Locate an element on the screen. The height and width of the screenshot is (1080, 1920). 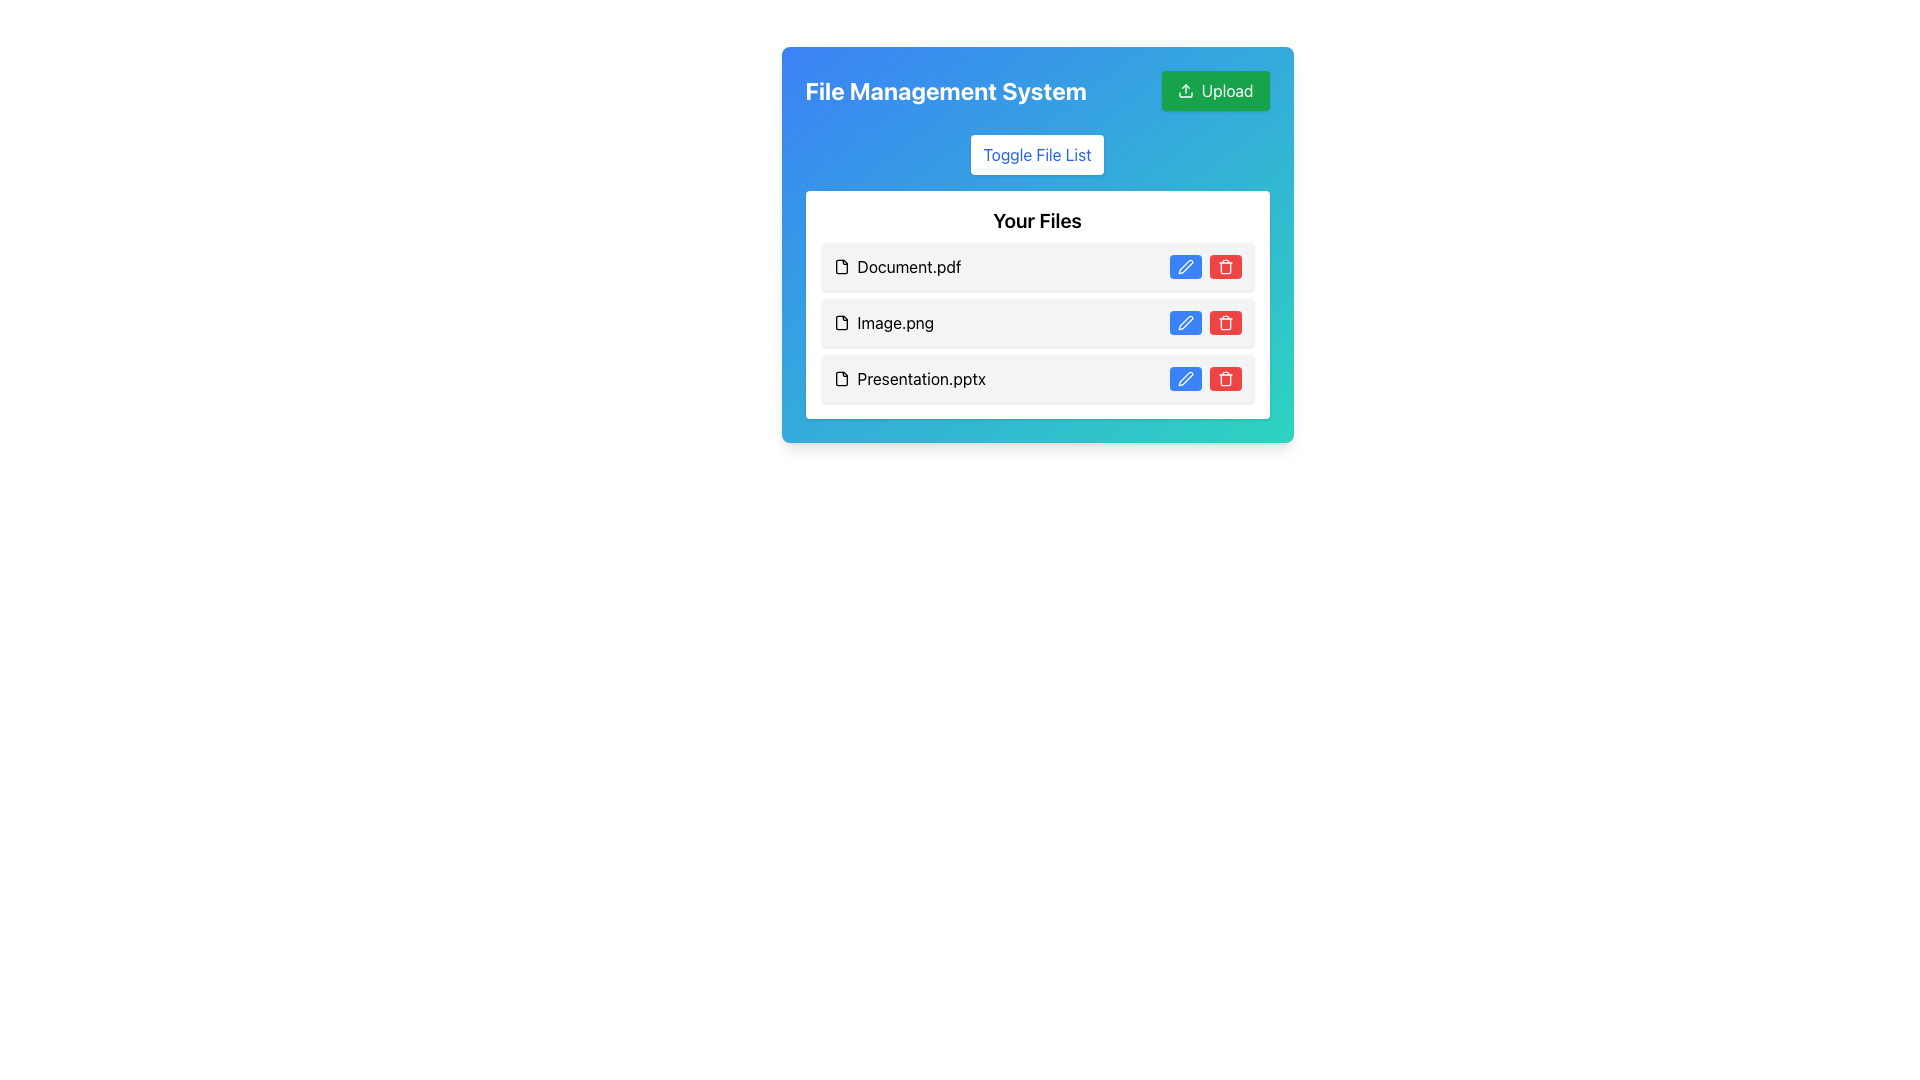
the edit icon button located to the right of the 'Presentation.pptx' row in the file list to initiate file edit mode is located at coordinates (1185, 378).